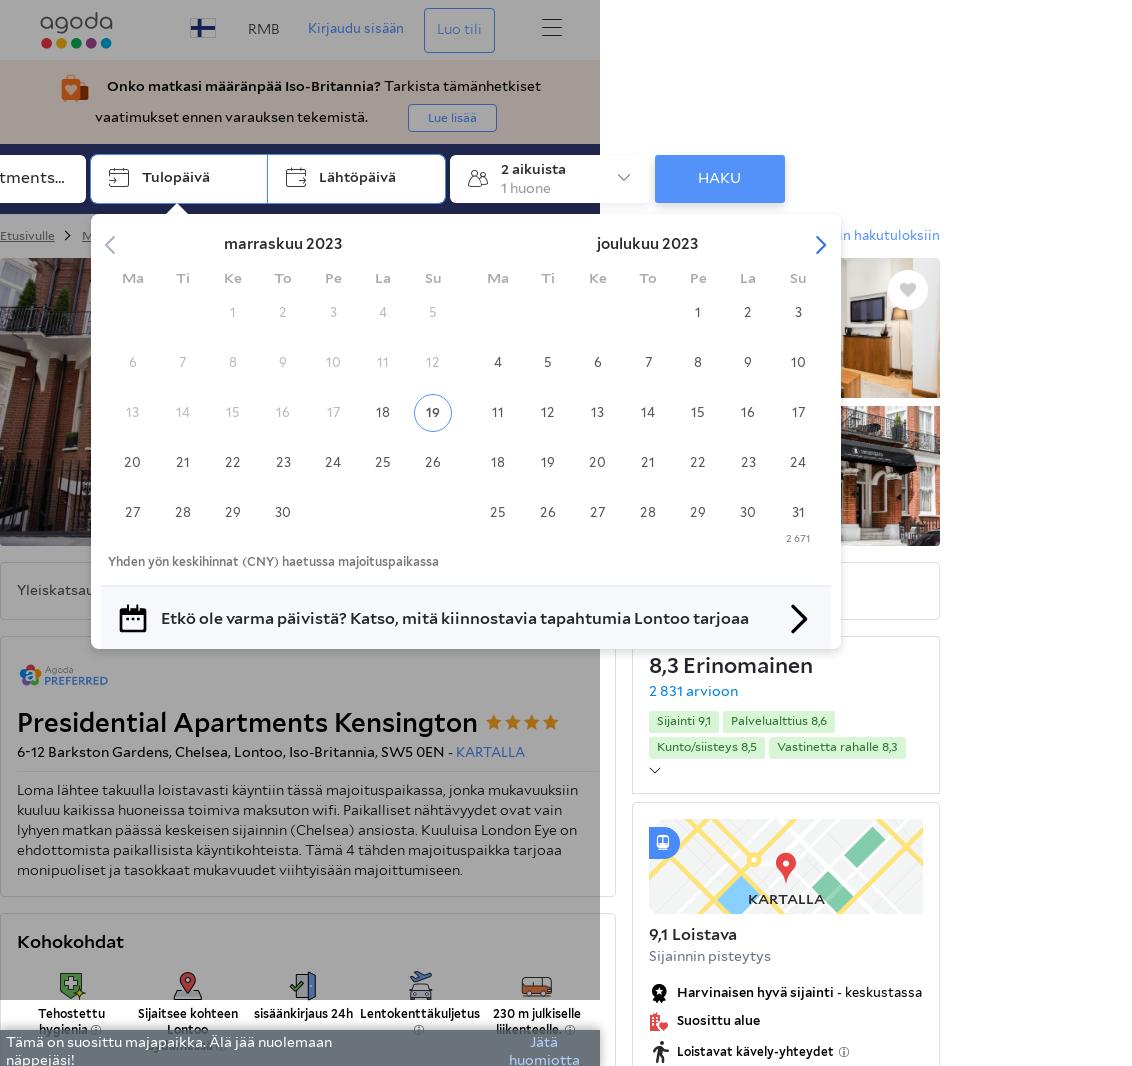 The width and height of the screenshot is (1132, 1066). I want to click on 'Harvinaisen hyvä sijainti', so click(754, 992).